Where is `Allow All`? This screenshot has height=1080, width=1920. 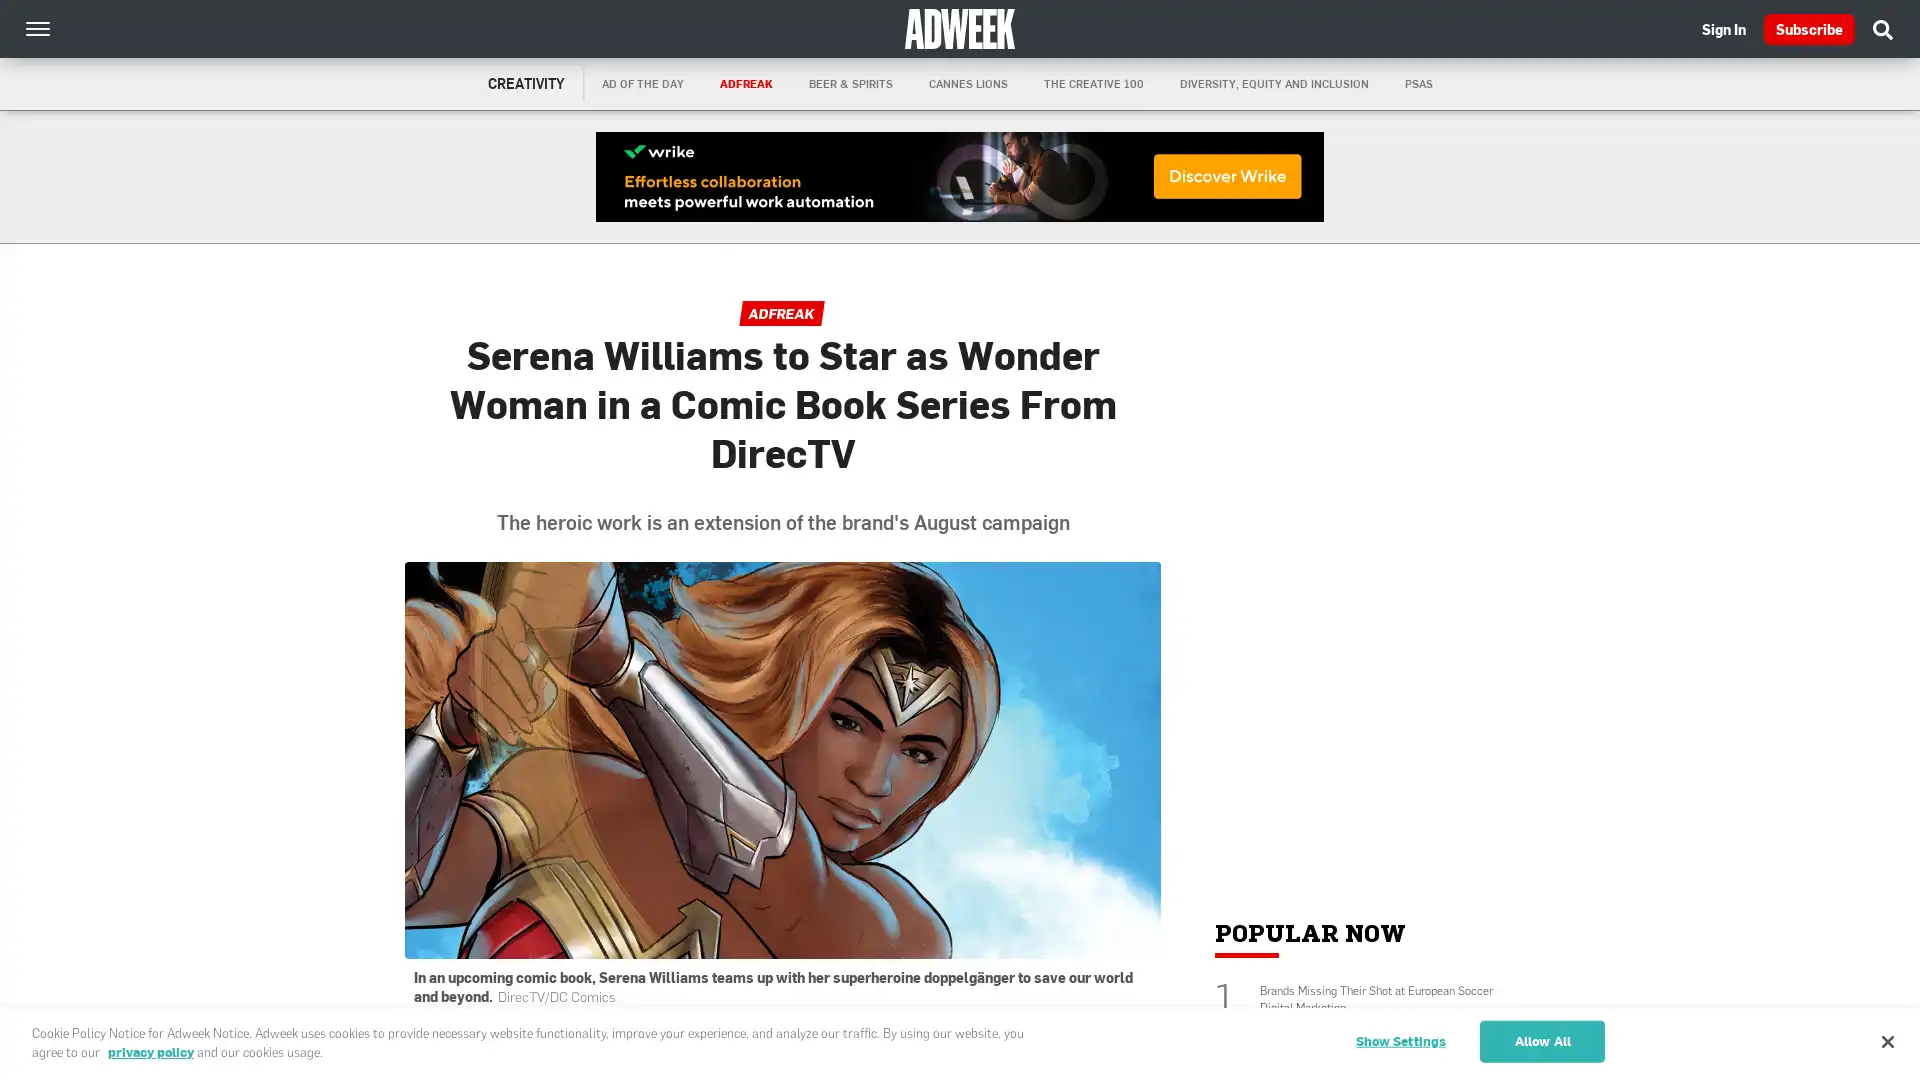 Allow All is located at coordinates (1541, 1040).